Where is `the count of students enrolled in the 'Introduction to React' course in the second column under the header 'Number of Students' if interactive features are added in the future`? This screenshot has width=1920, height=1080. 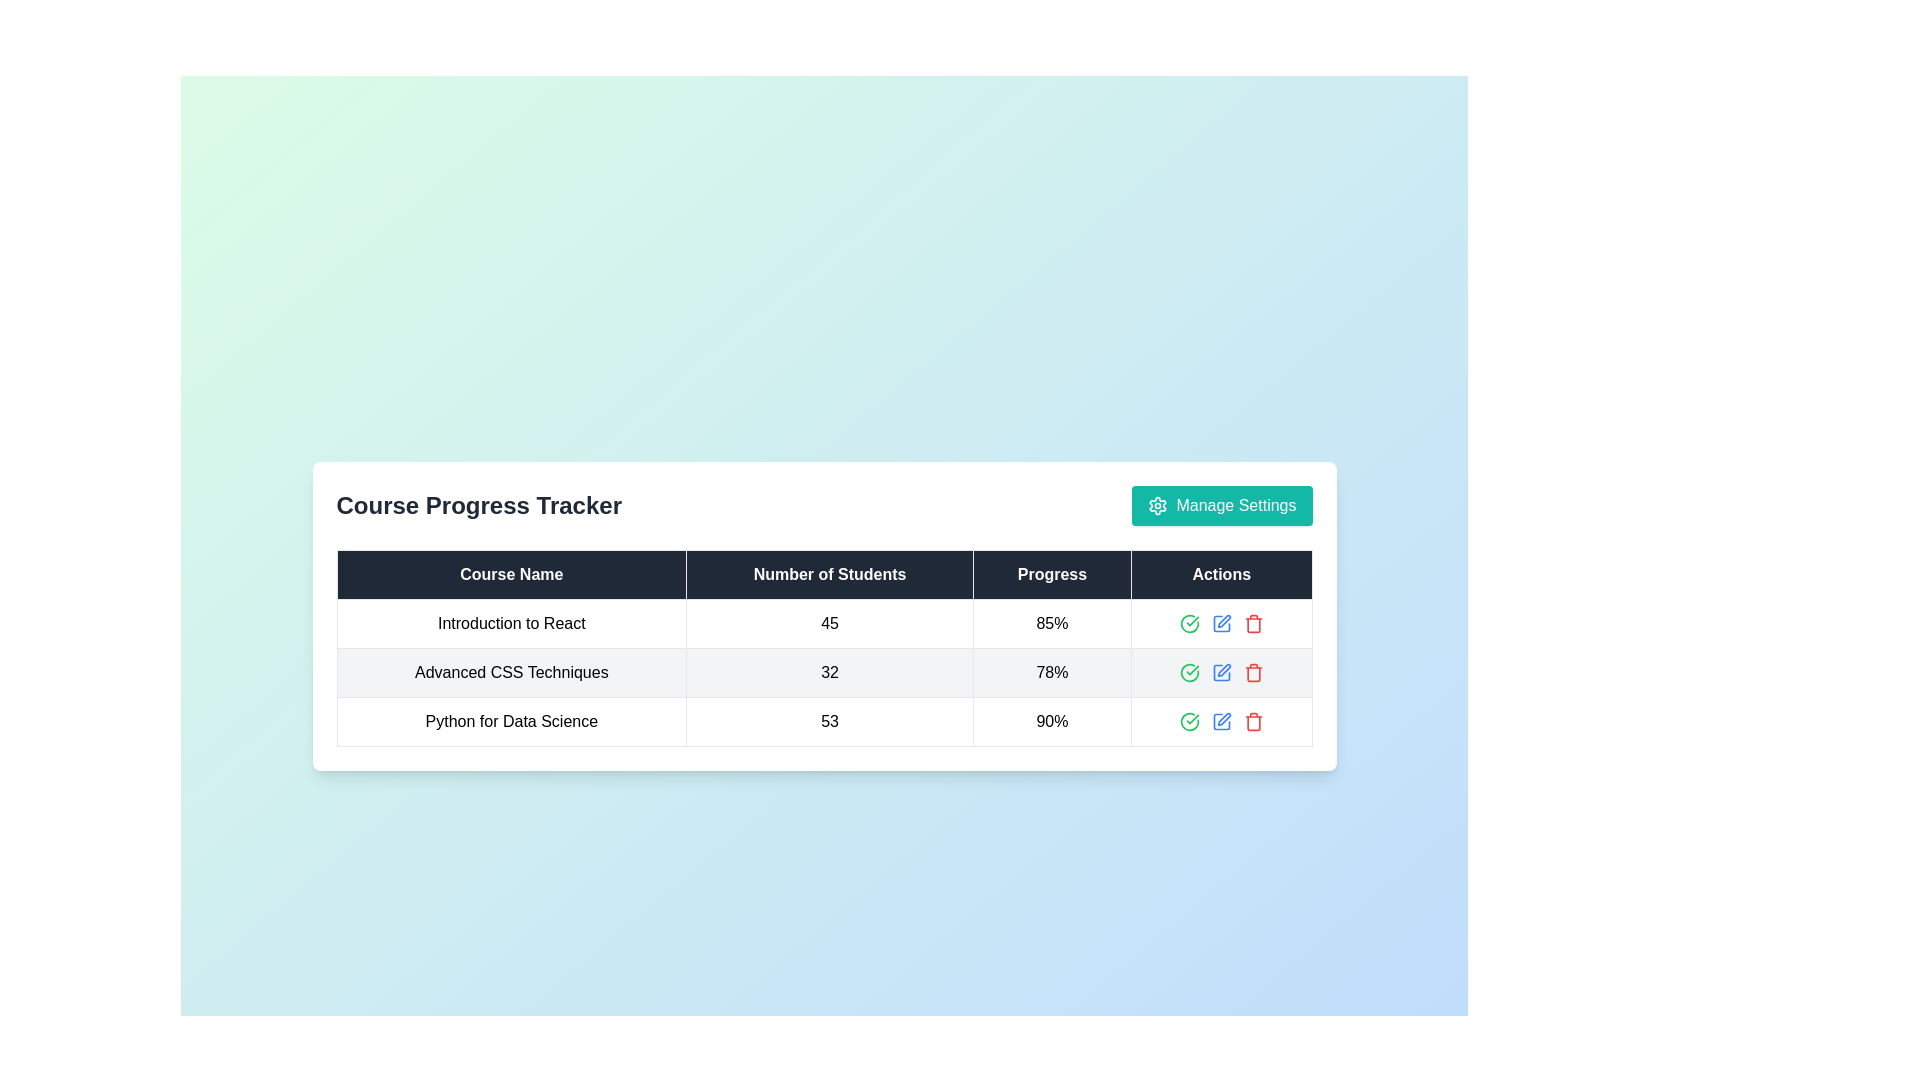 the count of students enrolled in the 'Introduction to React' course in the second column under the header 'Number of Students' if interactive features are added in the future is located at coordinates (830, 622).